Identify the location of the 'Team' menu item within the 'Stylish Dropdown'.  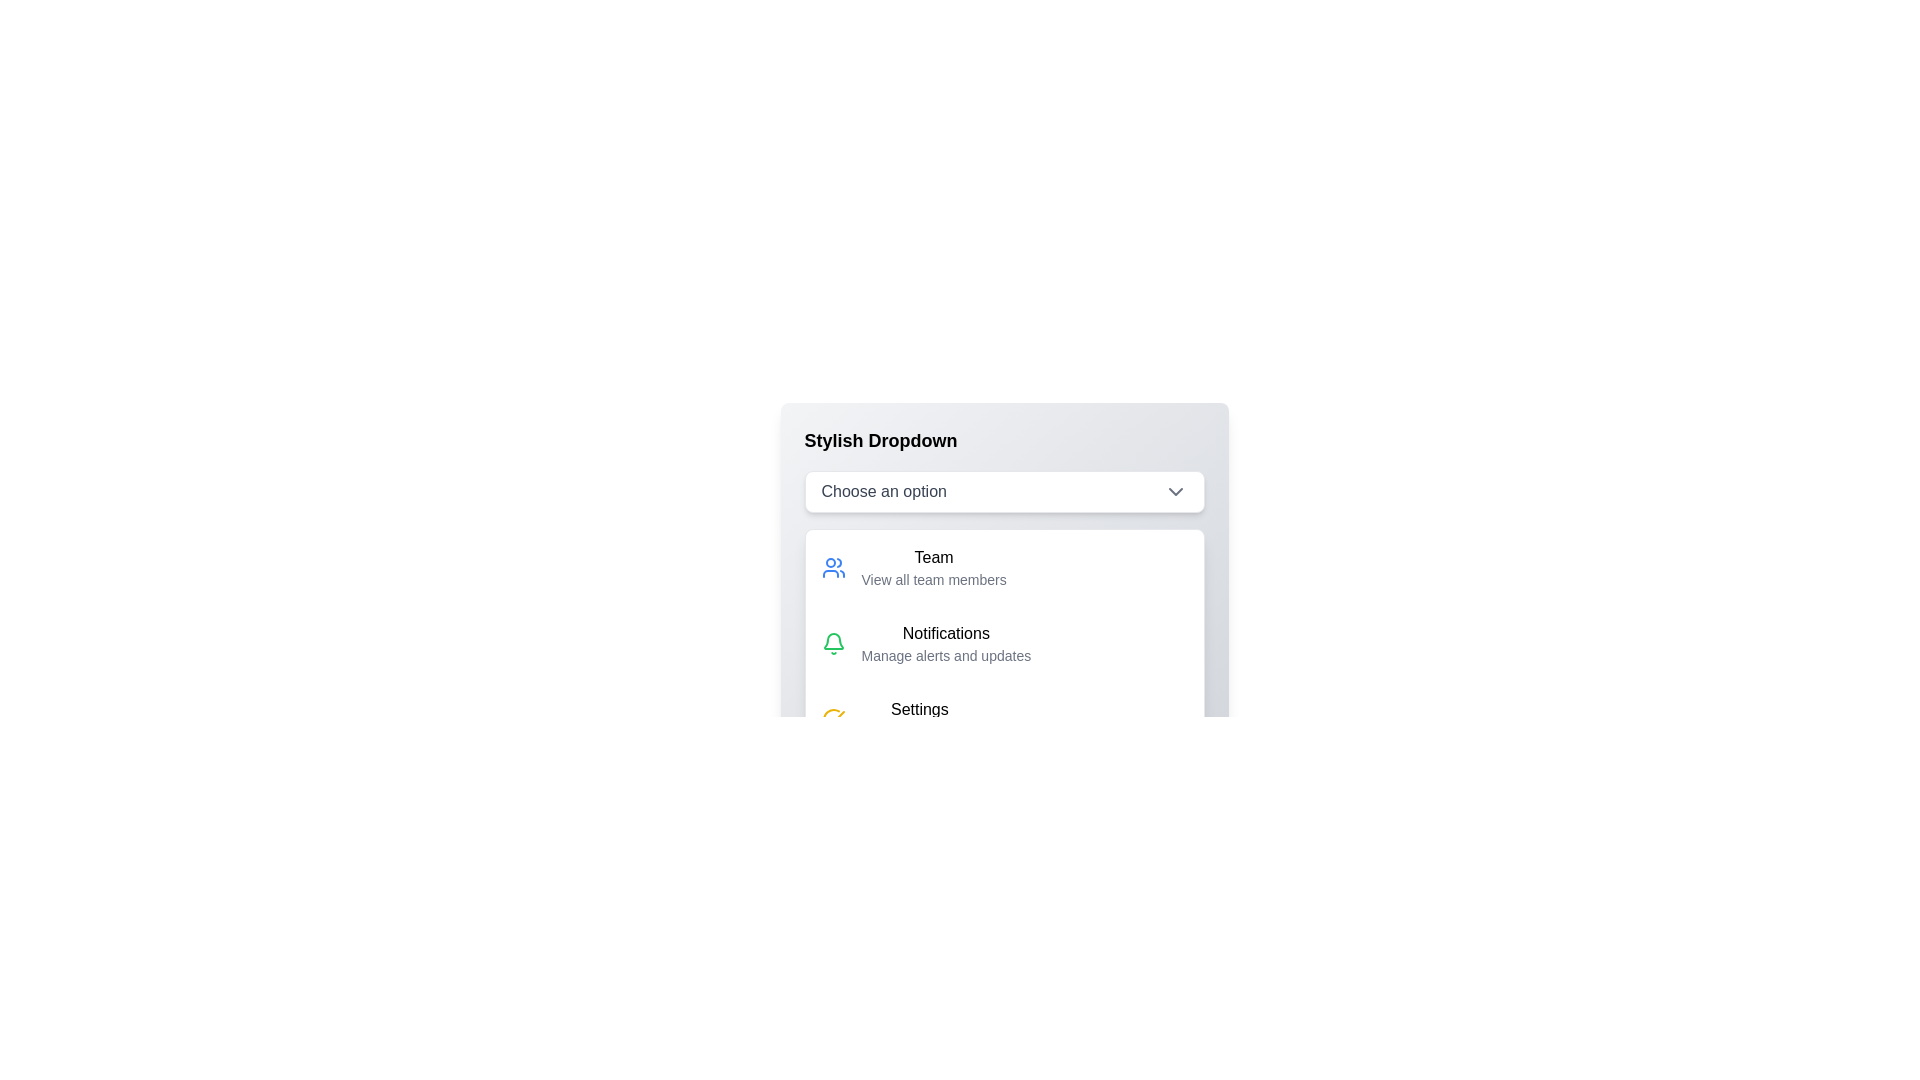
(1004, 592).